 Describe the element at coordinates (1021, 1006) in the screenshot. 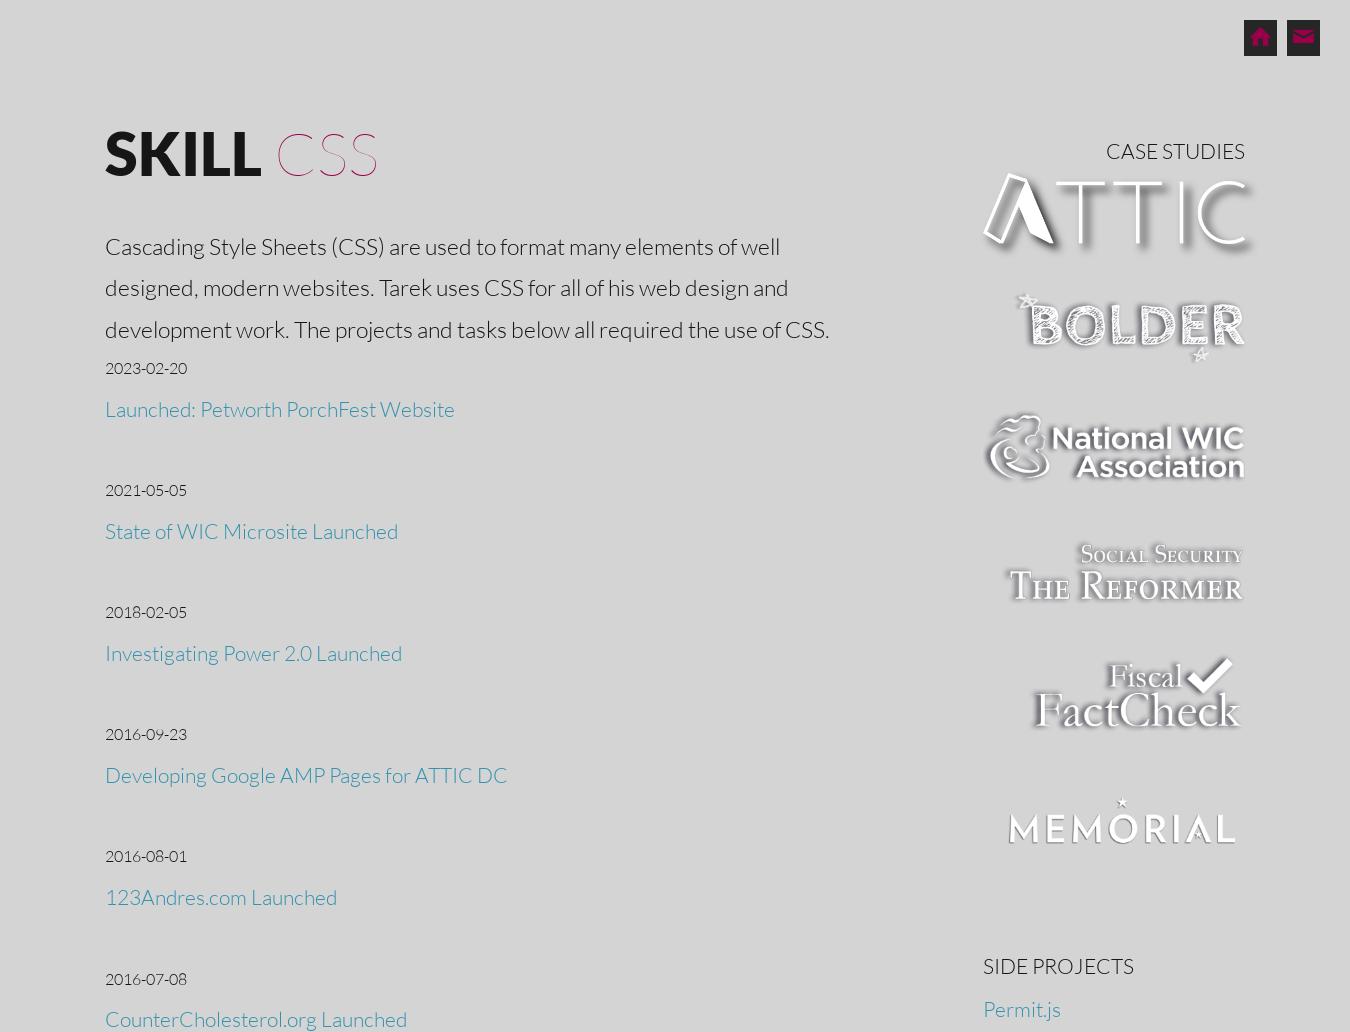

I see `'Permit.js'` at that location.